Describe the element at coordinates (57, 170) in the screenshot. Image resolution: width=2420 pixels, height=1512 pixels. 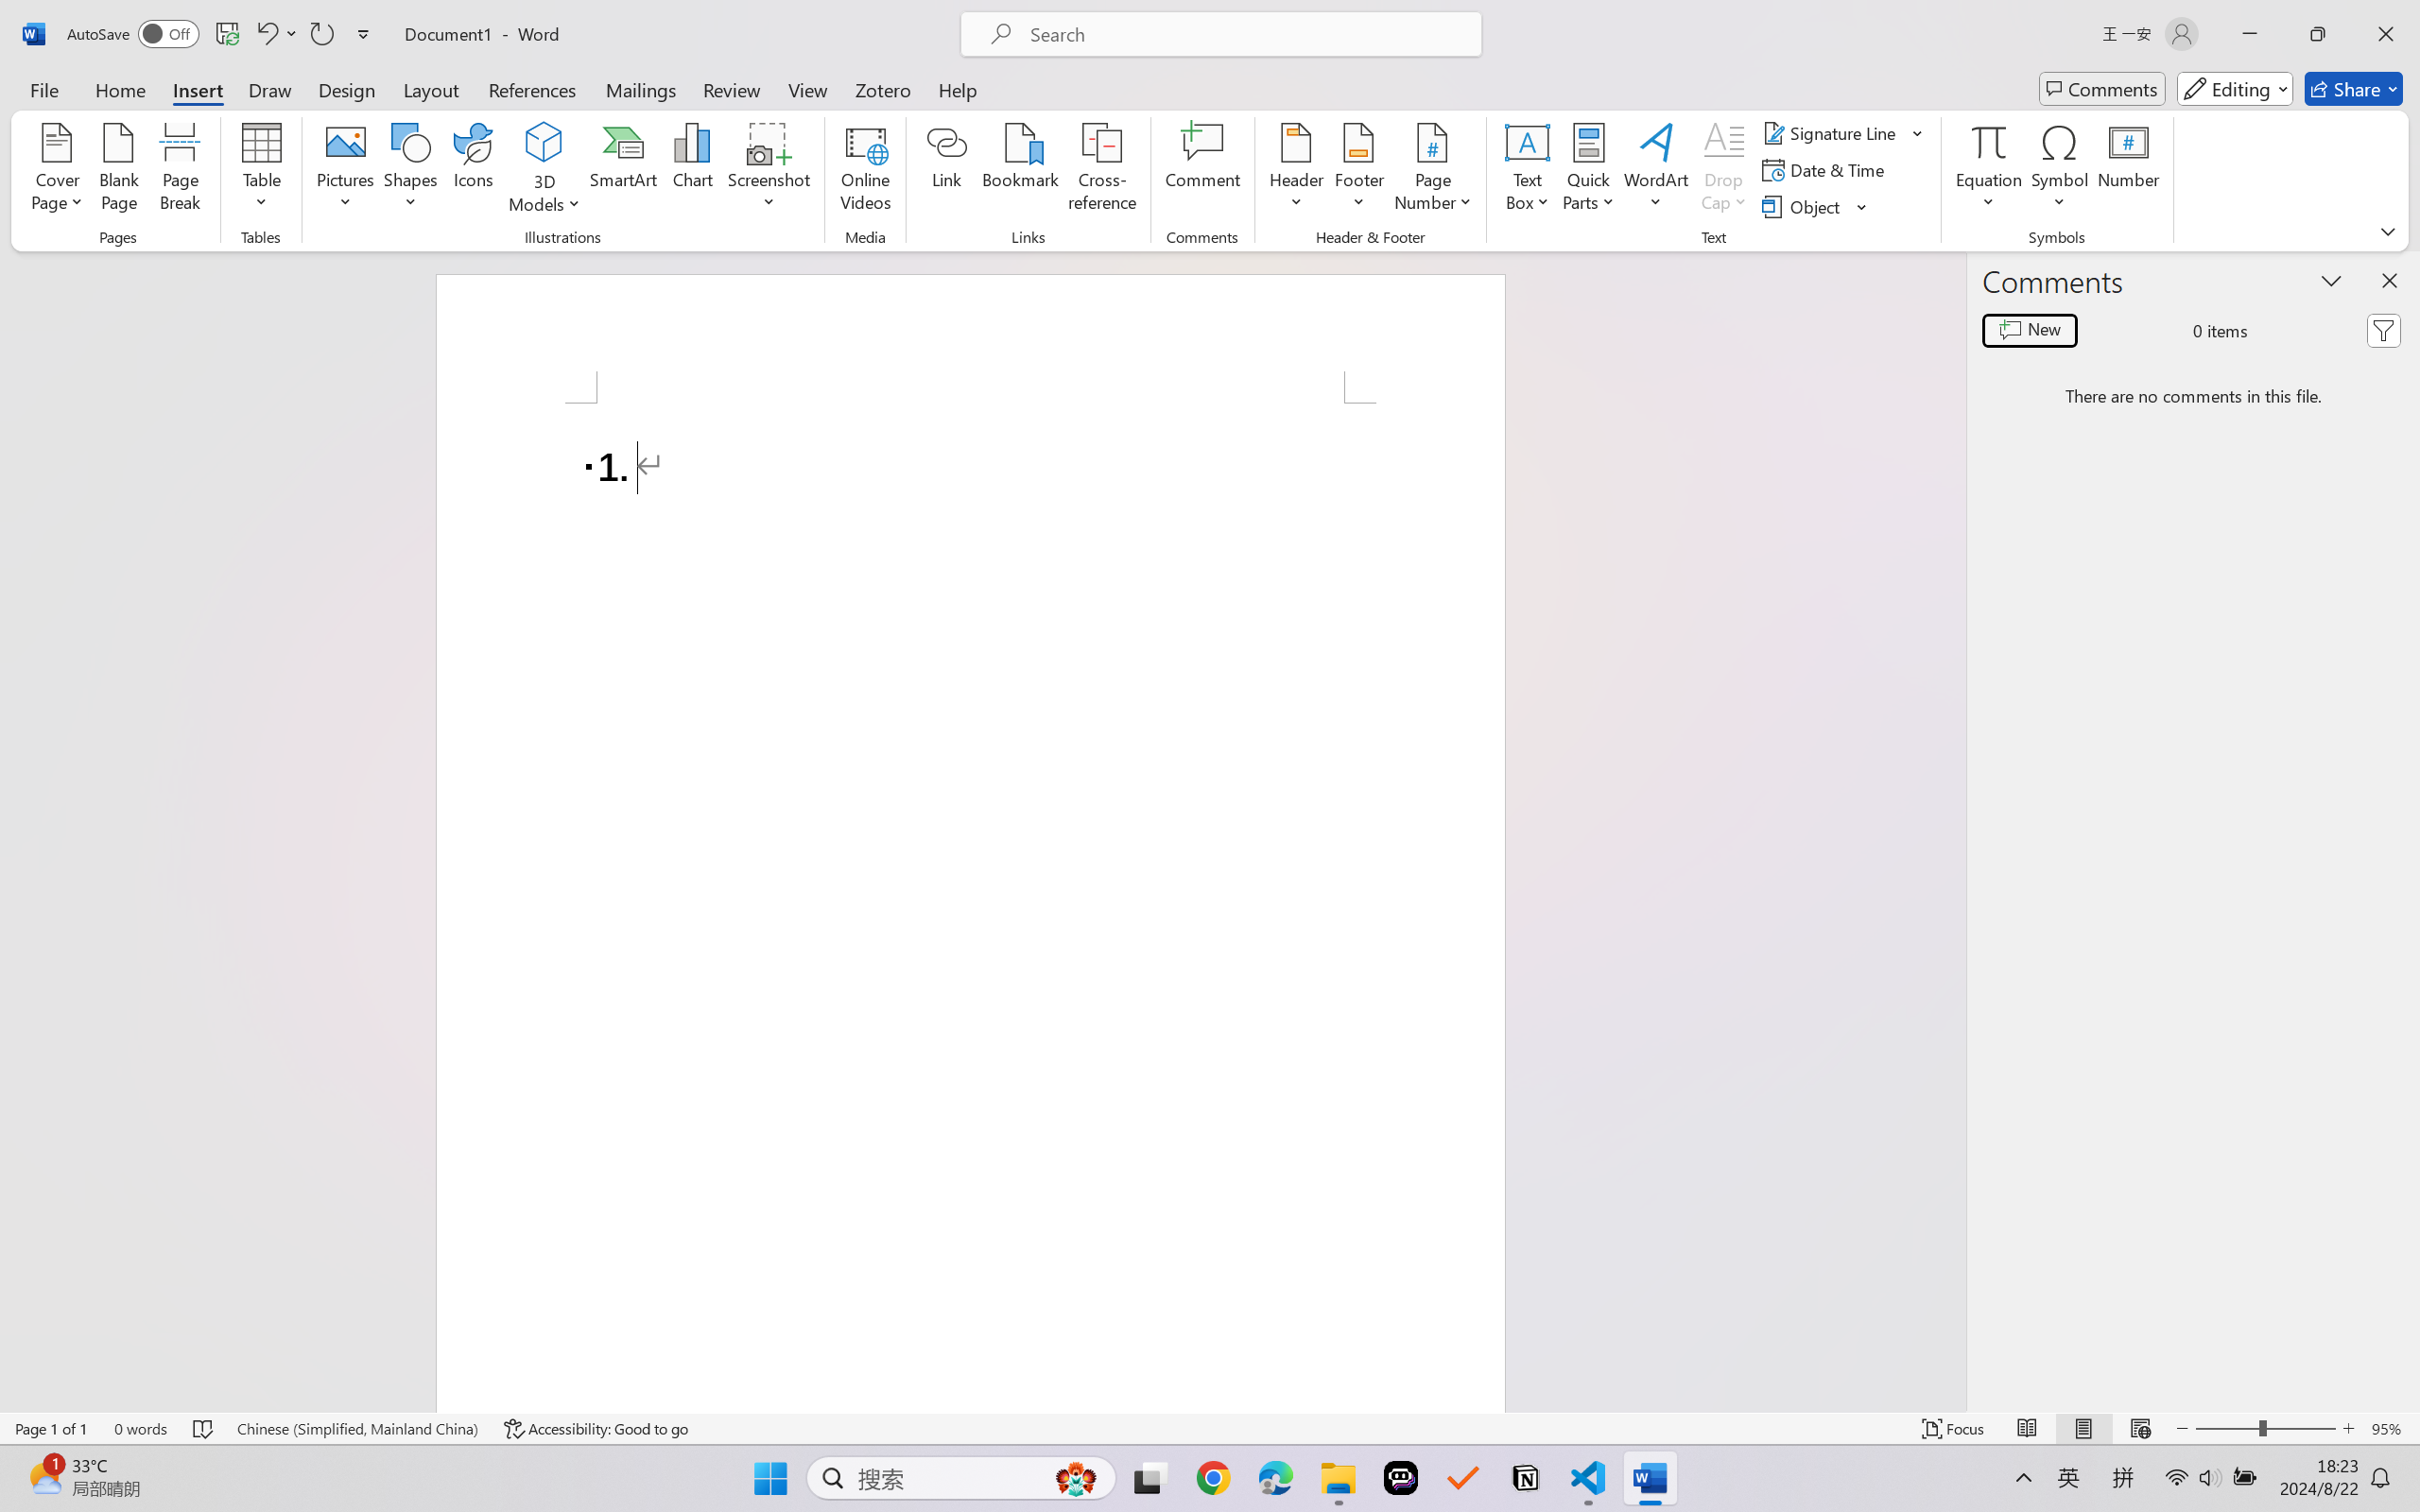
I see `'Cover Page'` at that location.